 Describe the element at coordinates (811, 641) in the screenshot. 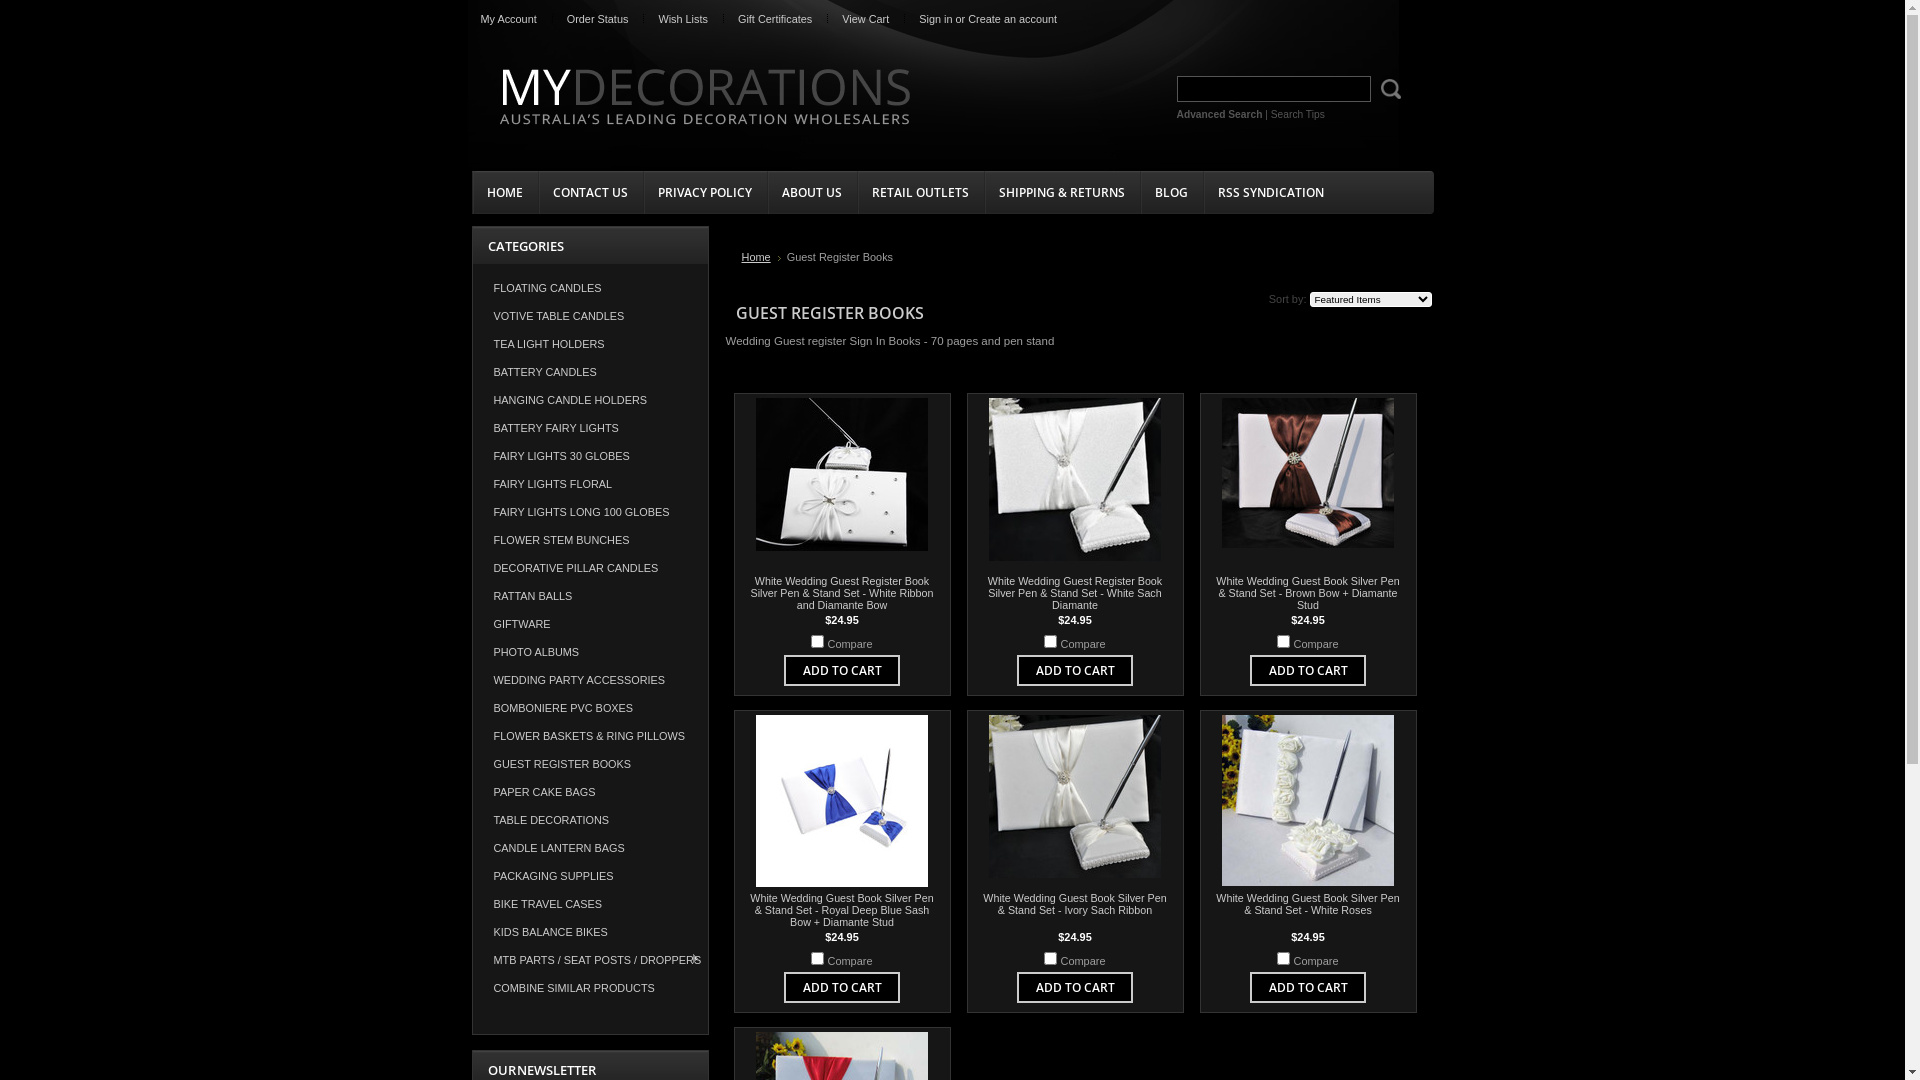

I see `'908'` at that location.